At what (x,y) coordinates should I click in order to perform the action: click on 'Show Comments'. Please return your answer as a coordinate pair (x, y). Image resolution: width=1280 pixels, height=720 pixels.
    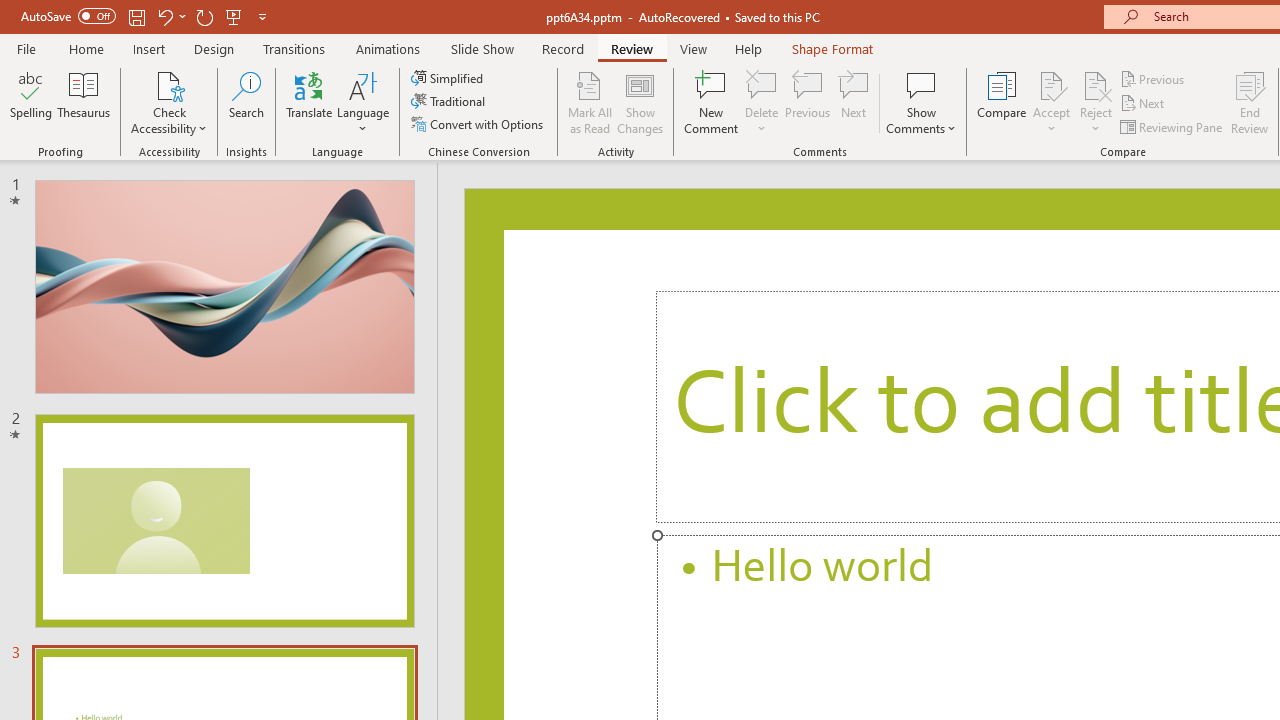
    Looking at the image, I should click on (920, 84).